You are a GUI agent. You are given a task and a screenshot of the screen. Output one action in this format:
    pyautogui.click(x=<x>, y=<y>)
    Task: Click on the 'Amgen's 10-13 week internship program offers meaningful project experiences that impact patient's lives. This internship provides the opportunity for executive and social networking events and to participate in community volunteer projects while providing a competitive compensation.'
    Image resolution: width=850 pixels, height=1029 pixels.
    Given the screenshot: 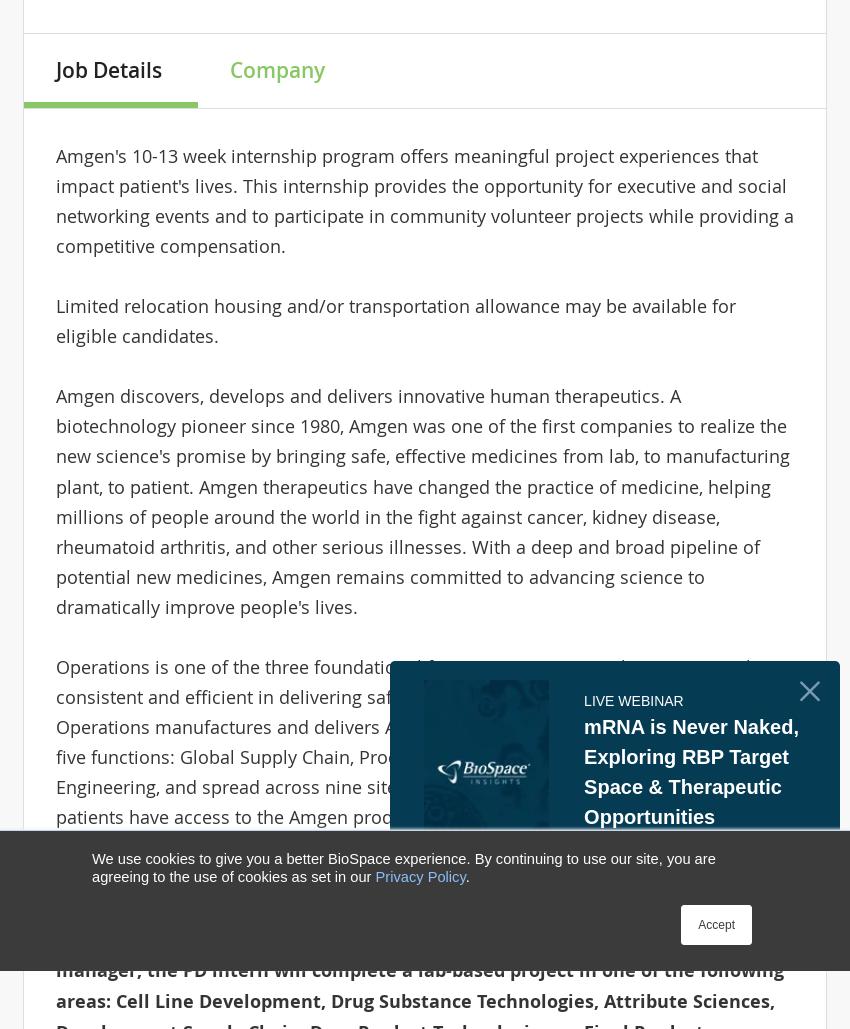 What is the action you would take?
    pyautogui.click(x=423, y=200)
    